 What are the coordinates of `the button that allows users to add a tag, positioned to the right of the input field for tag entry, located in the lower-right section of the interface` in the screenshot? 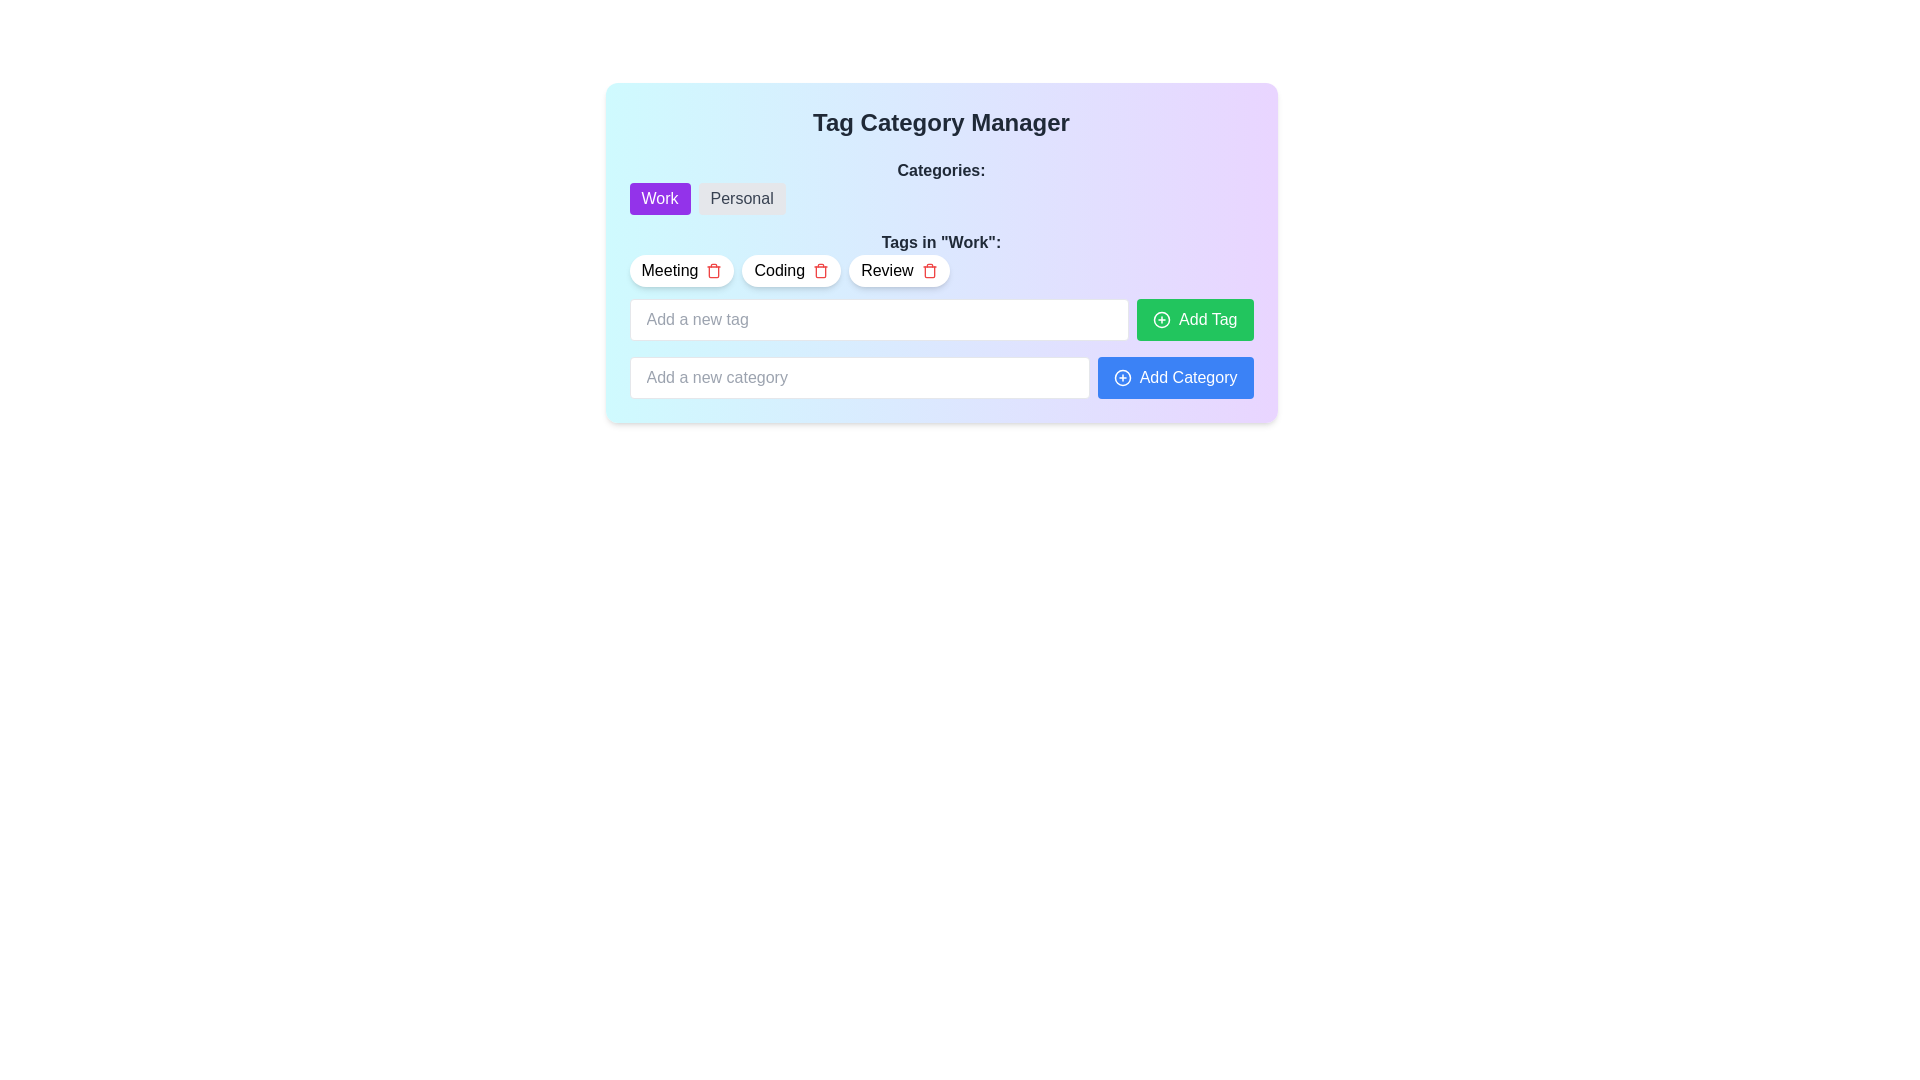 It's located at (1195, 319).